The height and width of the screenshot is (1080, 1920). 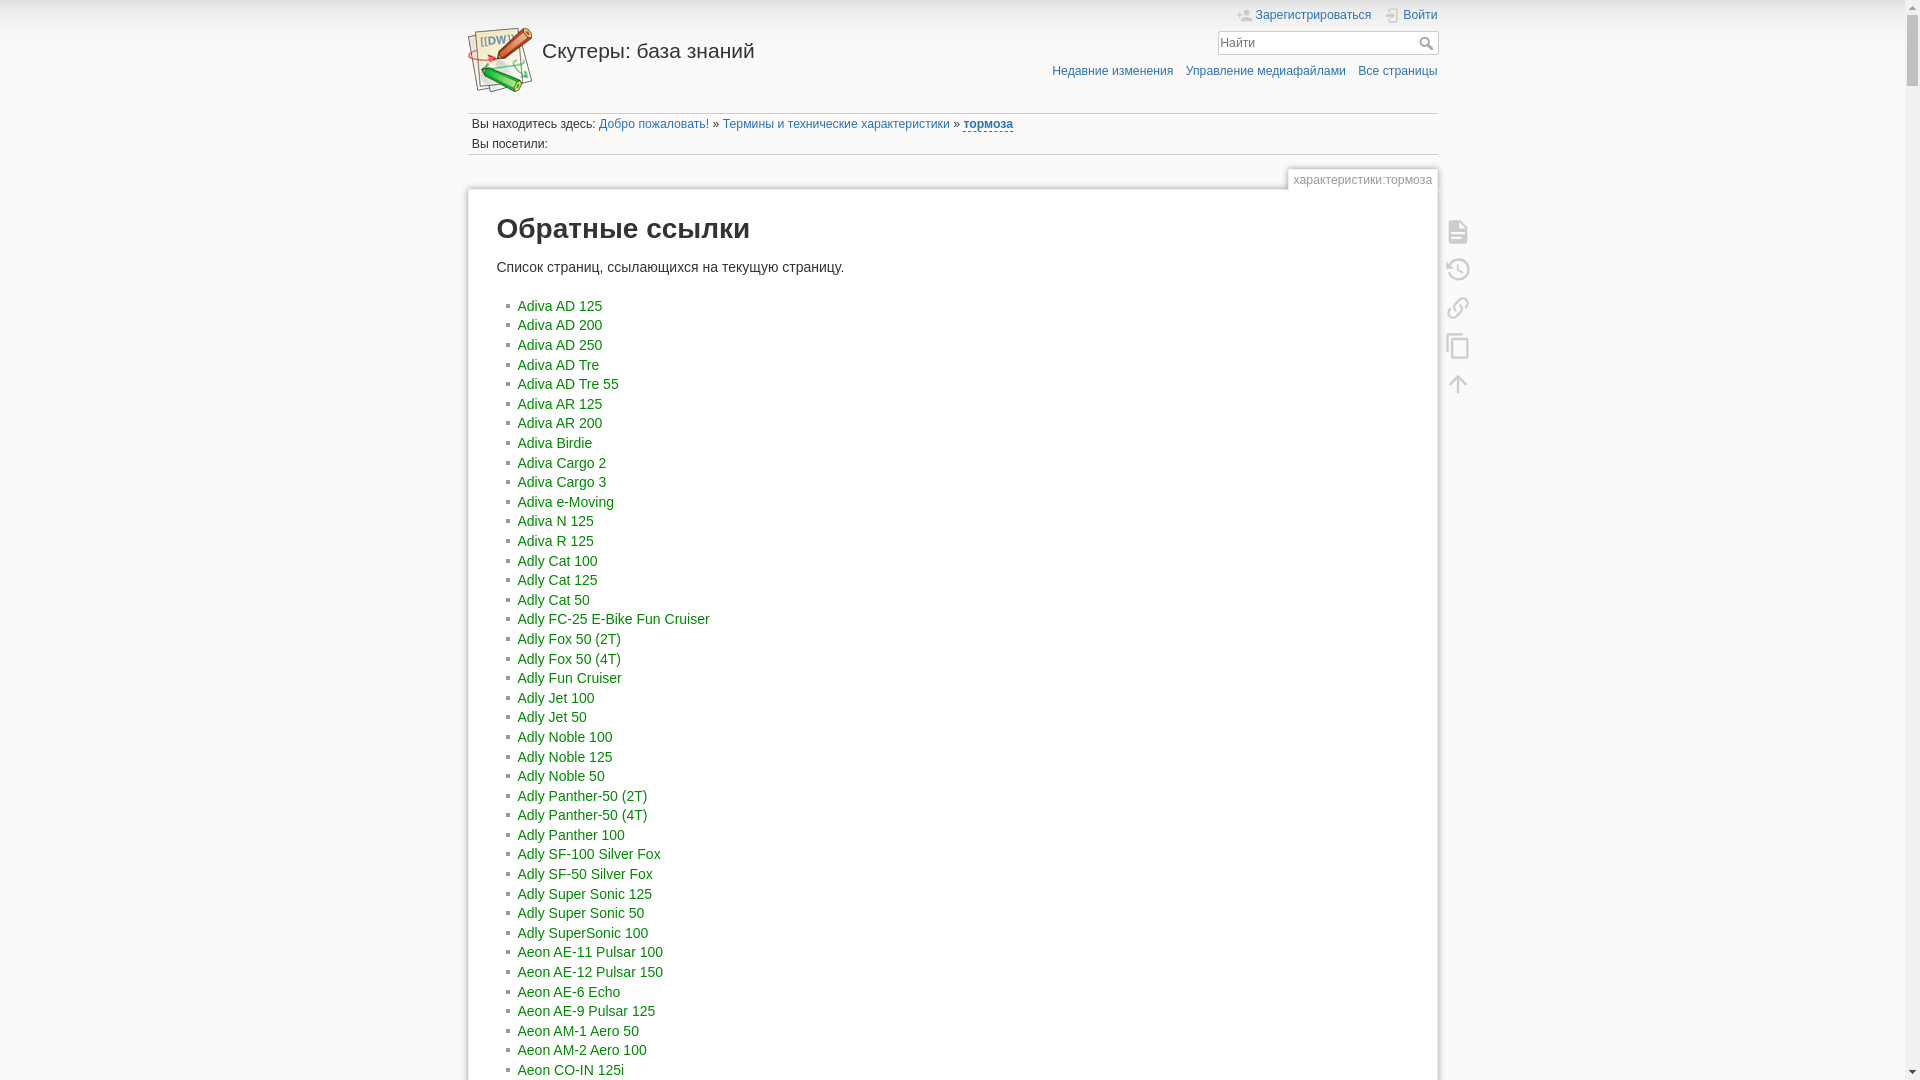 What do you see at coordinates (581, 814) in the screenshot?
I see `'Adly Panther-50 (4T)'` at bounding box center [581, 814].